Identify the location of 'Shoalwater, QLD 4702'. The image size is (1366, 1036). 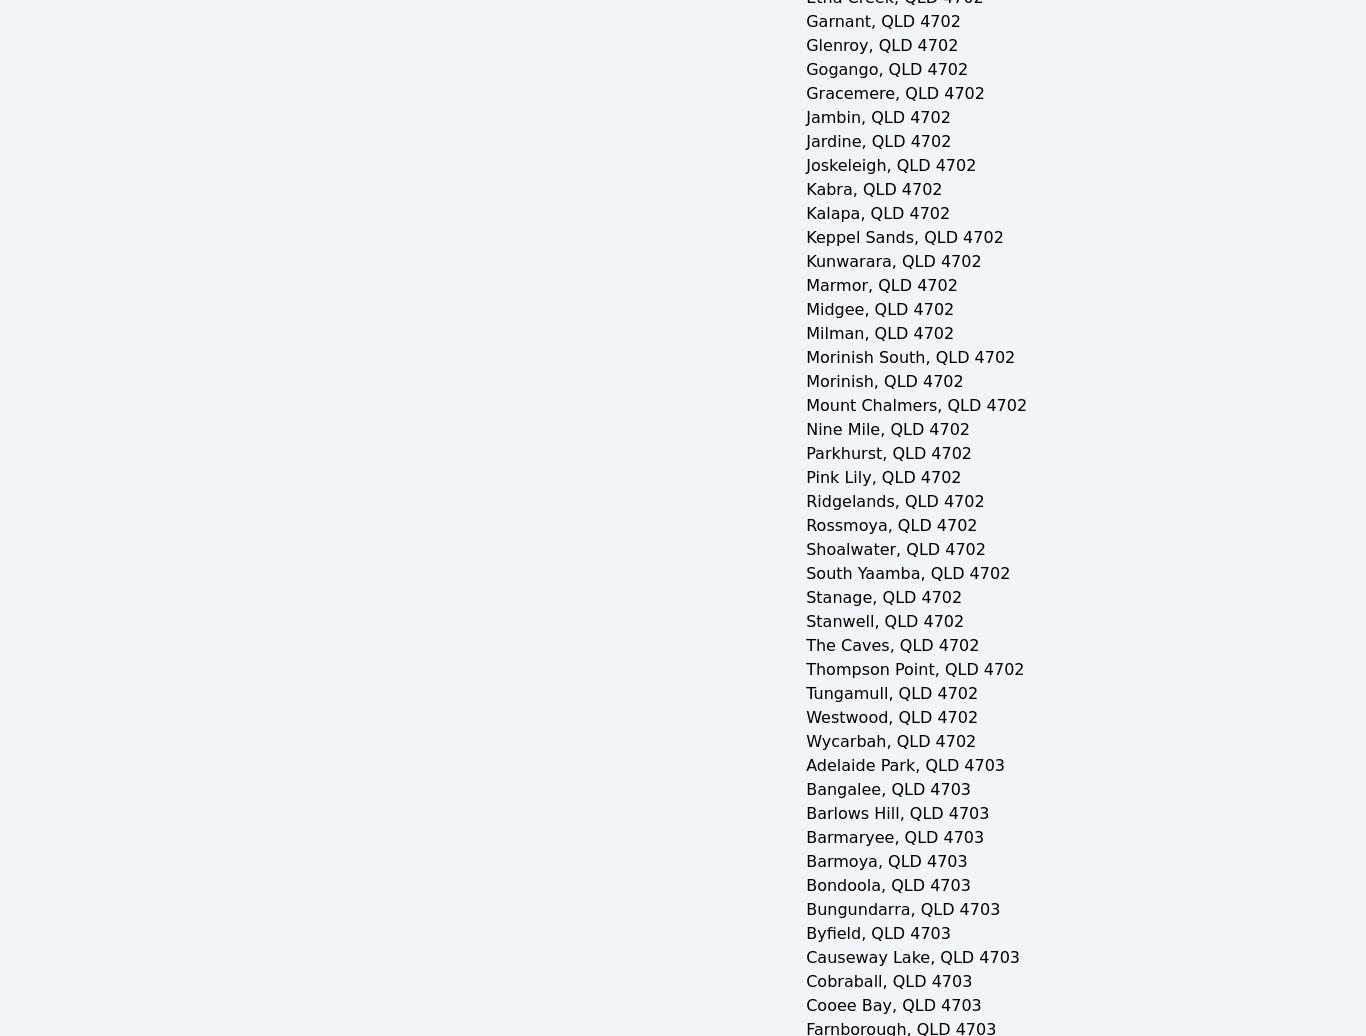
(894, 549).